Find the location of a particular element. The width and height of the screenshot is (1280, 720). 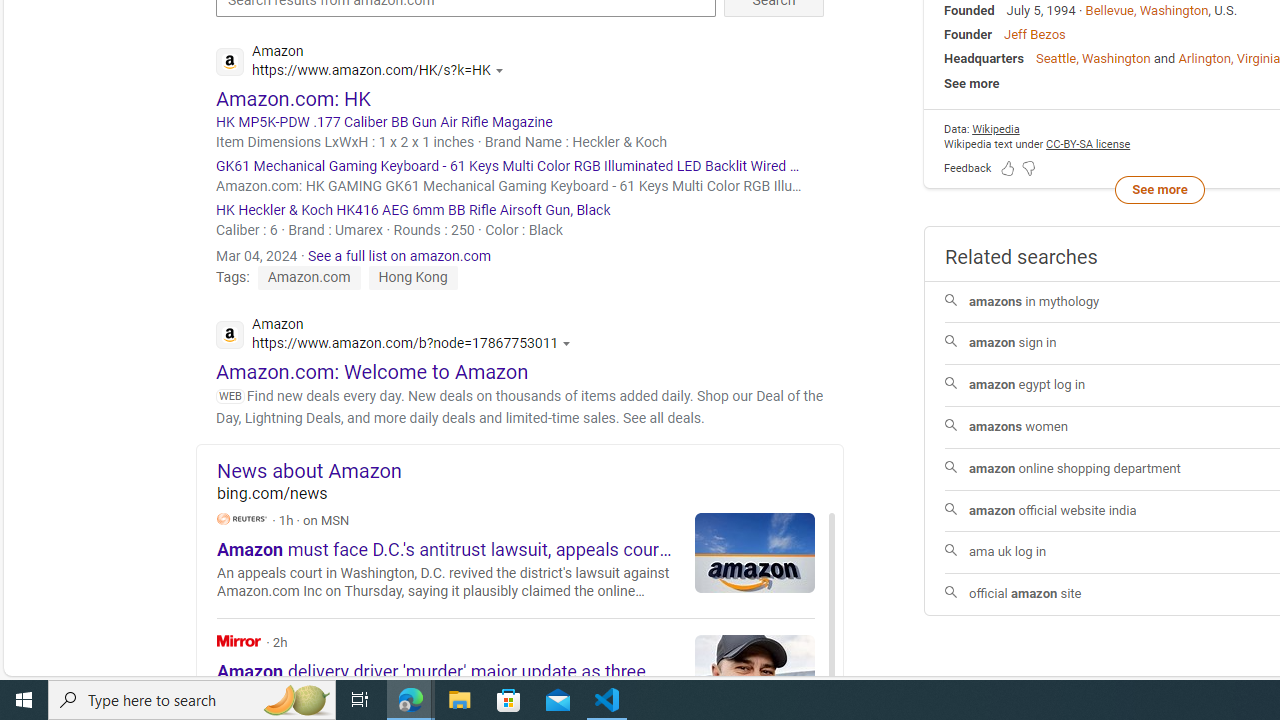

'Feedback Dislike' is located at coordinates (1029, 166).